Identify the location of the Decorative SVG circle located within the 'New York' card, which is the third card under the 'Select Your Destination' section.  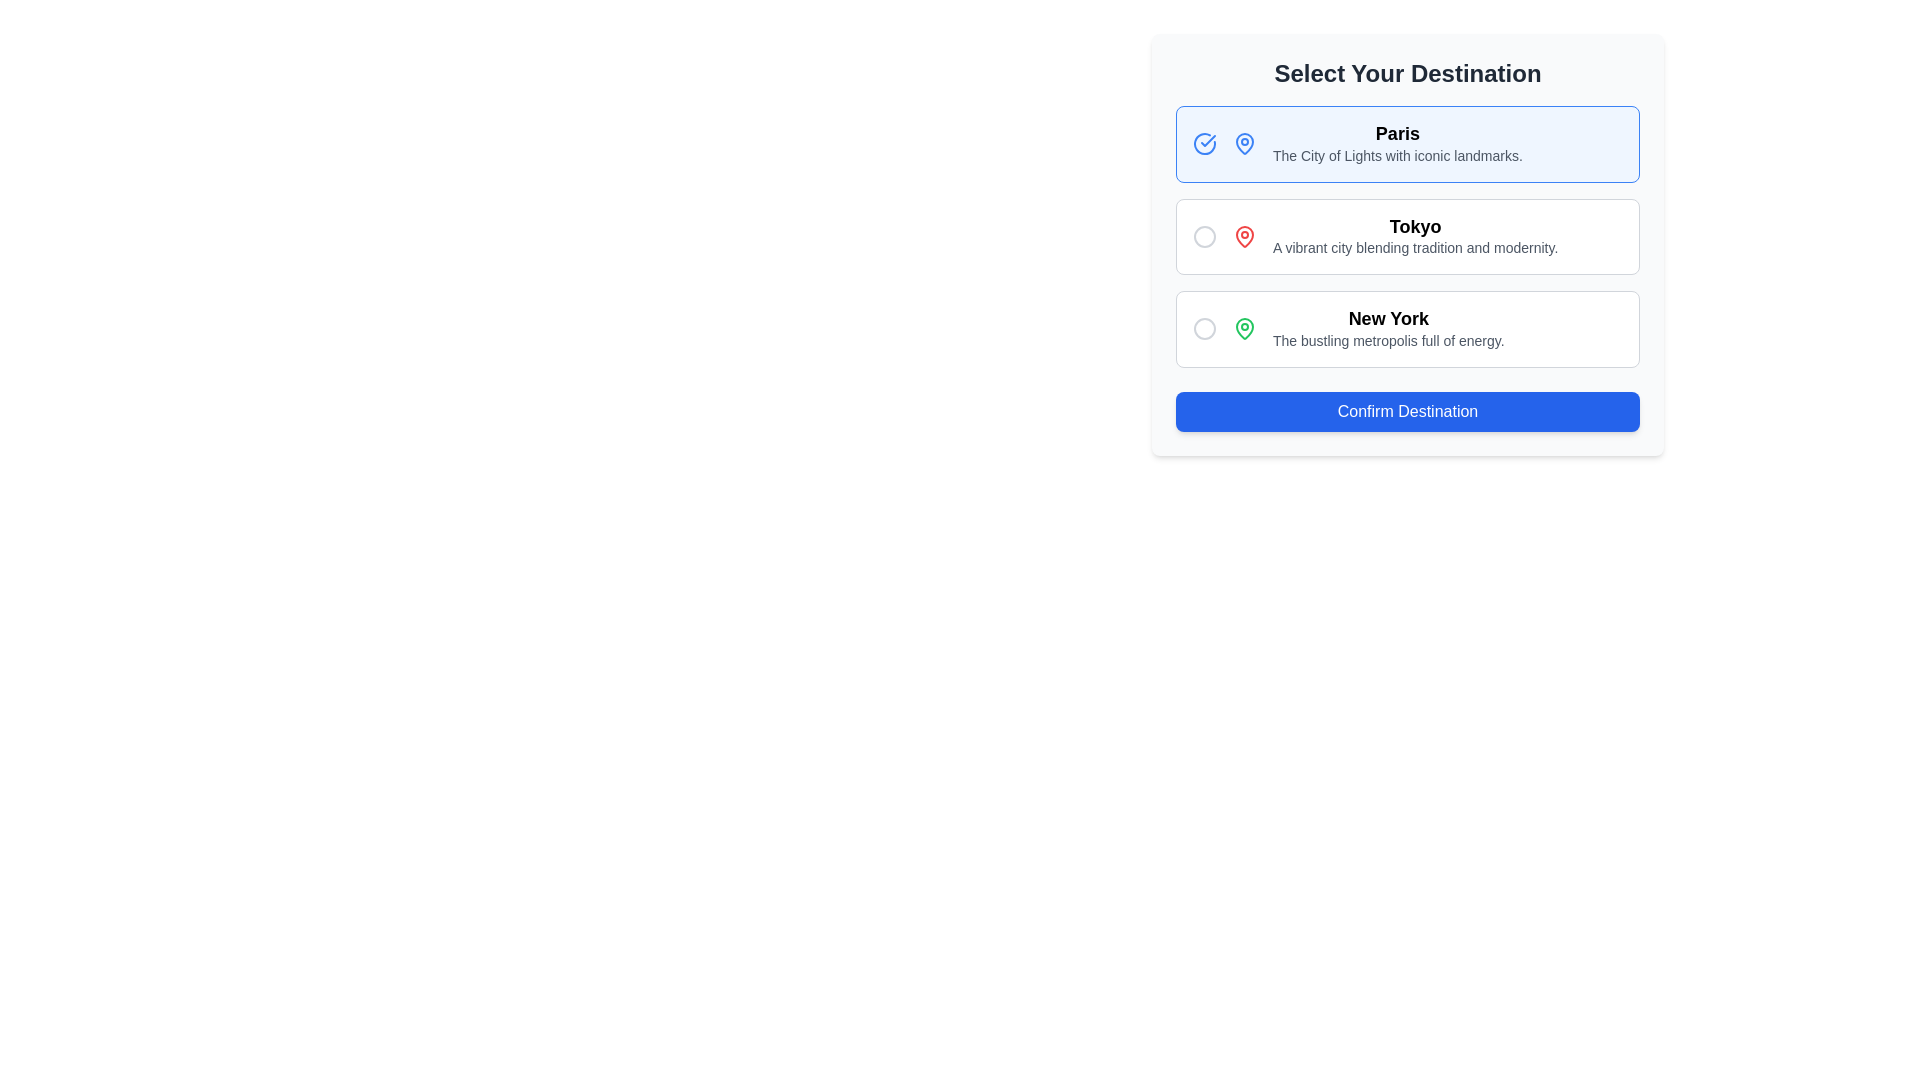
(1203, 327).